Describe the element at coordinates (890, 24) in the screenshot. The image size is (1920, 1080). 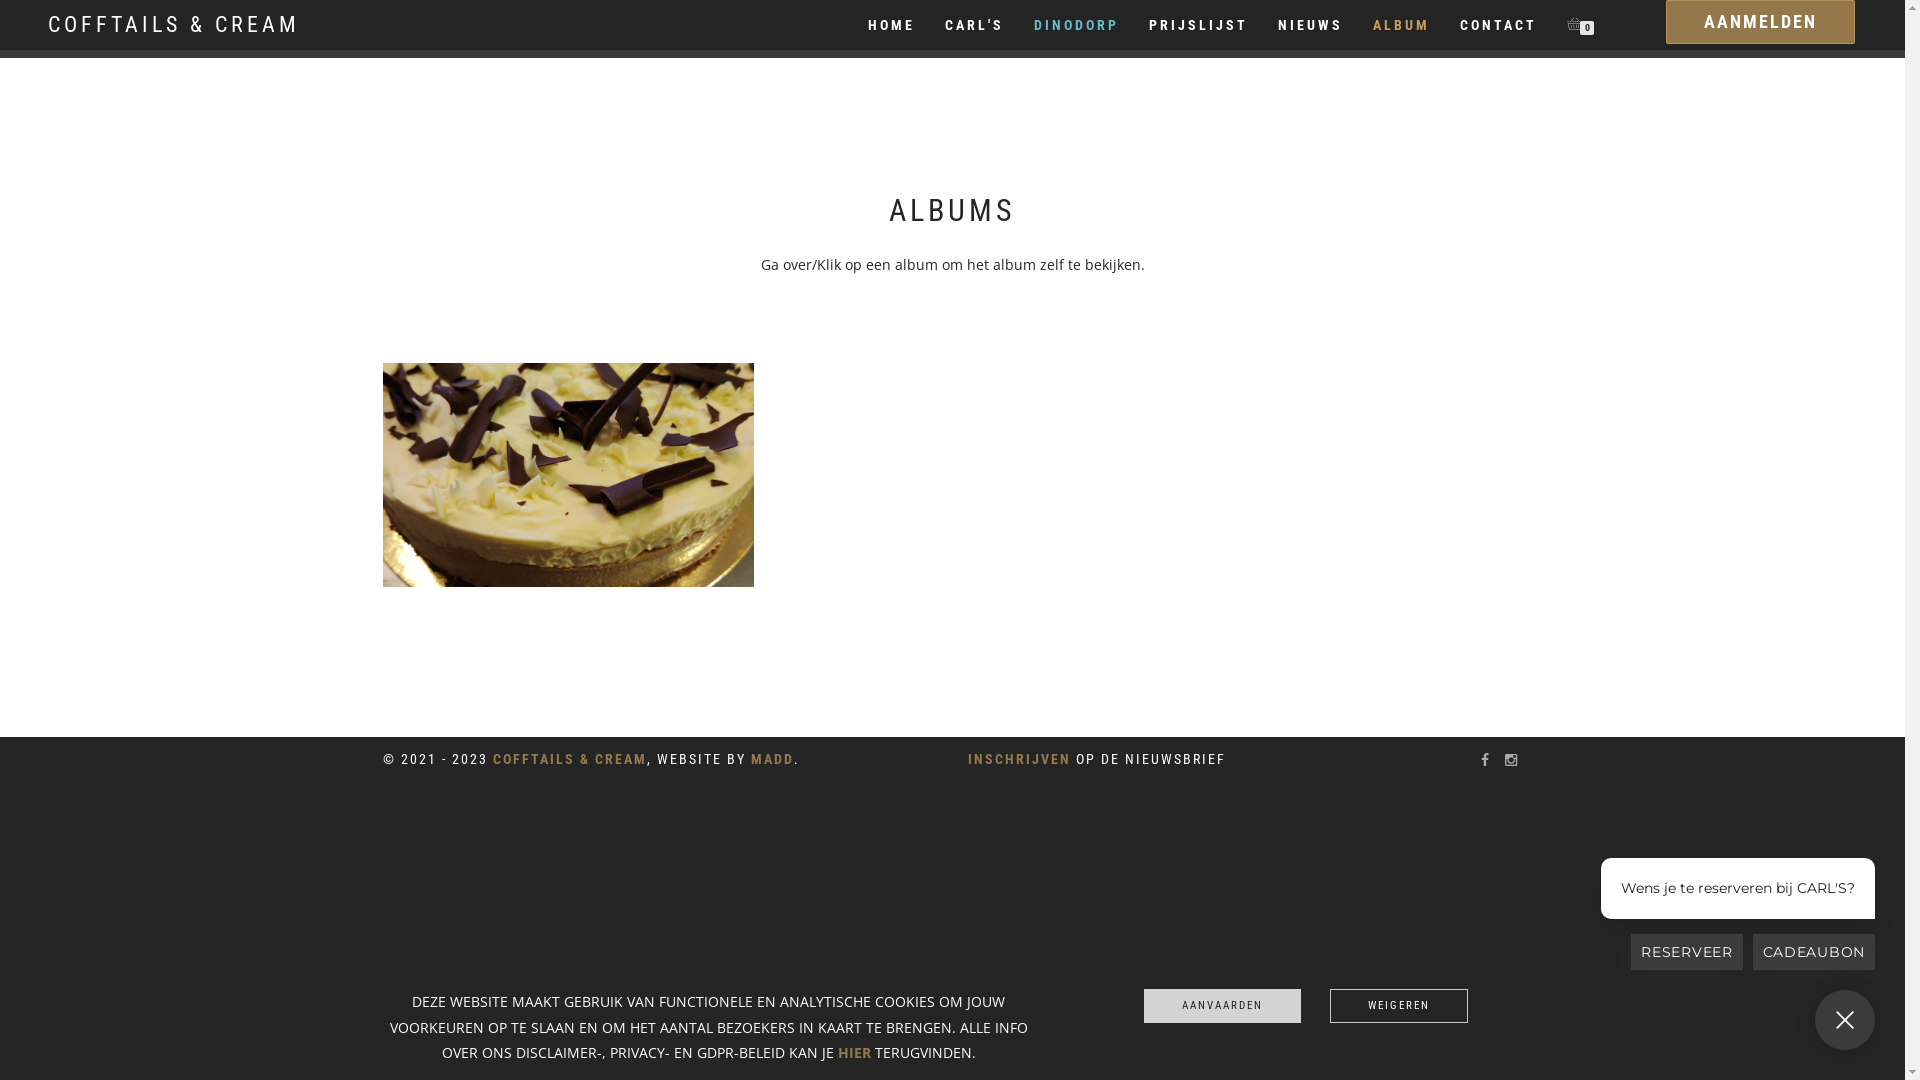
I see `'HOME'` at that location.